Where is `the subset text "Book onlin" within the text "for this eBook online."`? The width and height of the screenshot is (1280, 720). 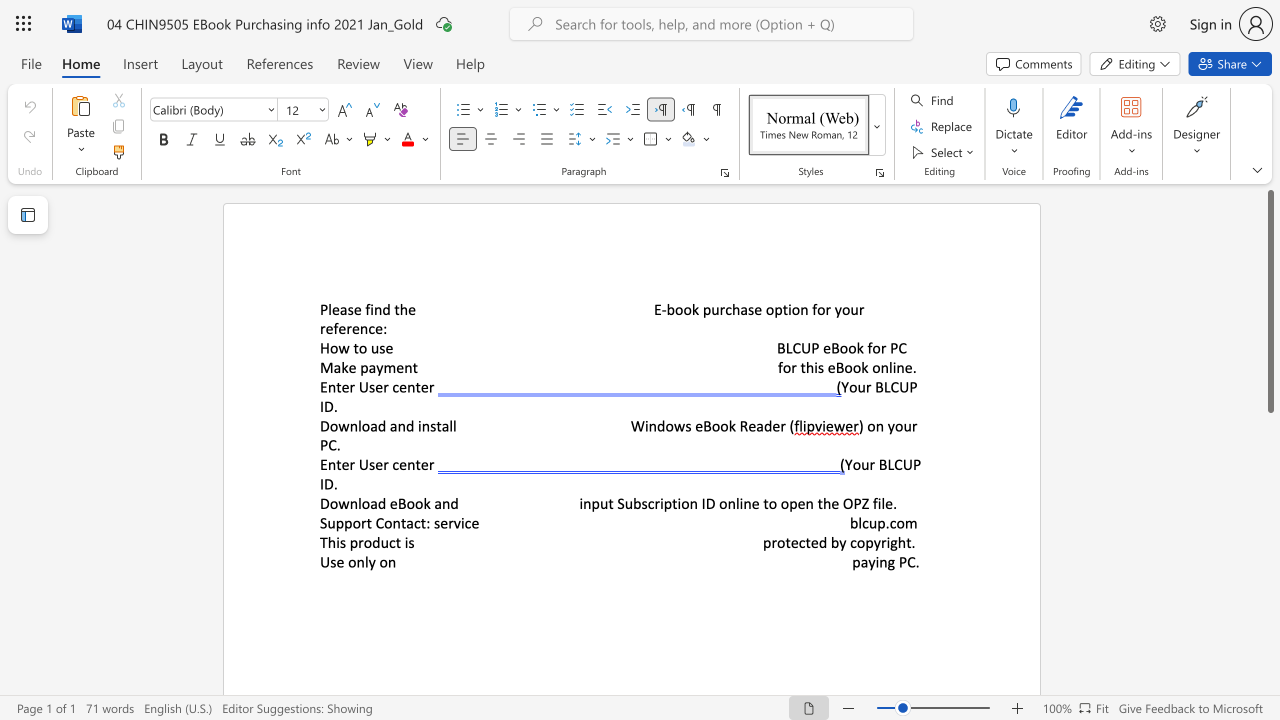 the subset text "Book onlin" within the text "for this eBook online." is located at coordinates (835, 367).